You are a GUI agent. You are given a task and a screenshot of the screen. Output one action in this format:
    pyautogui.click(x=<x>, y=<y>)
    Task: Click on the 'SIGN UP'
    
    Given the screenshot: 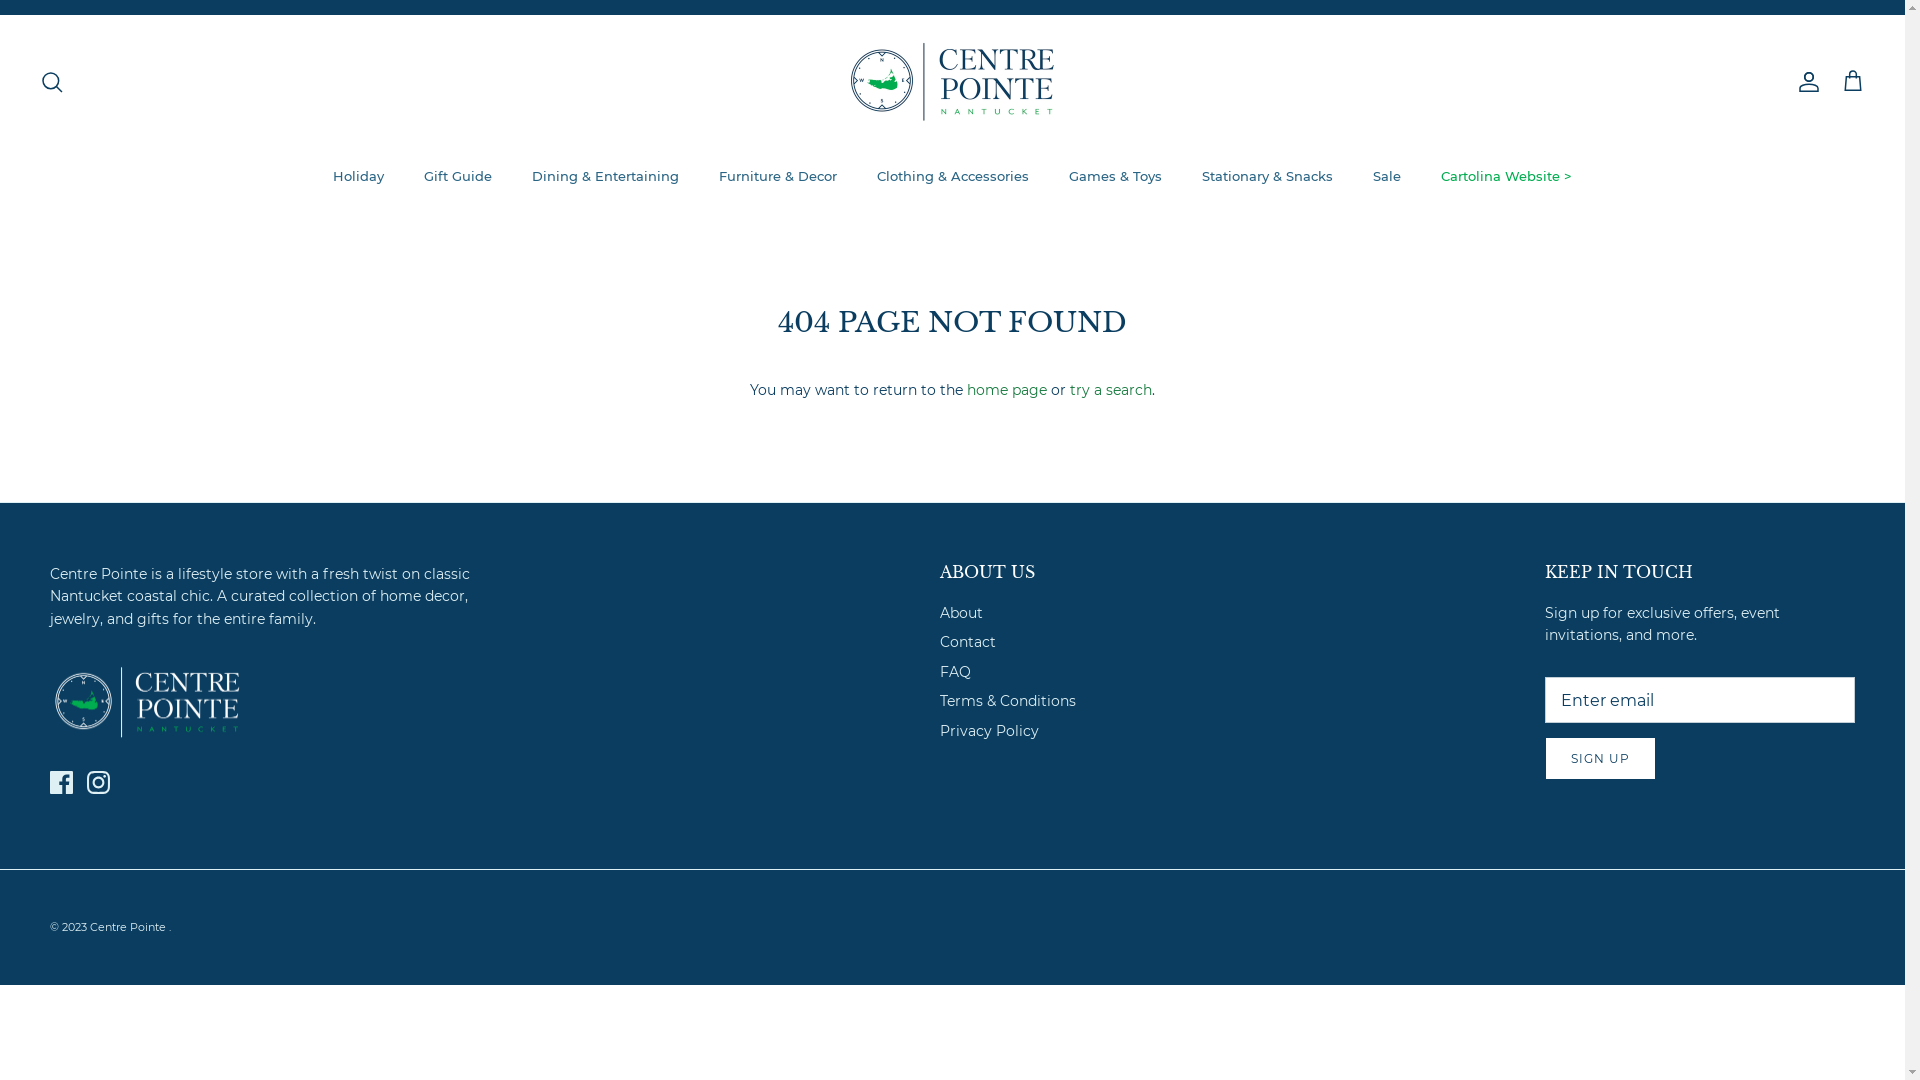 What is the action you would take?
    pyautogui.click(x=1600, y=758)
    